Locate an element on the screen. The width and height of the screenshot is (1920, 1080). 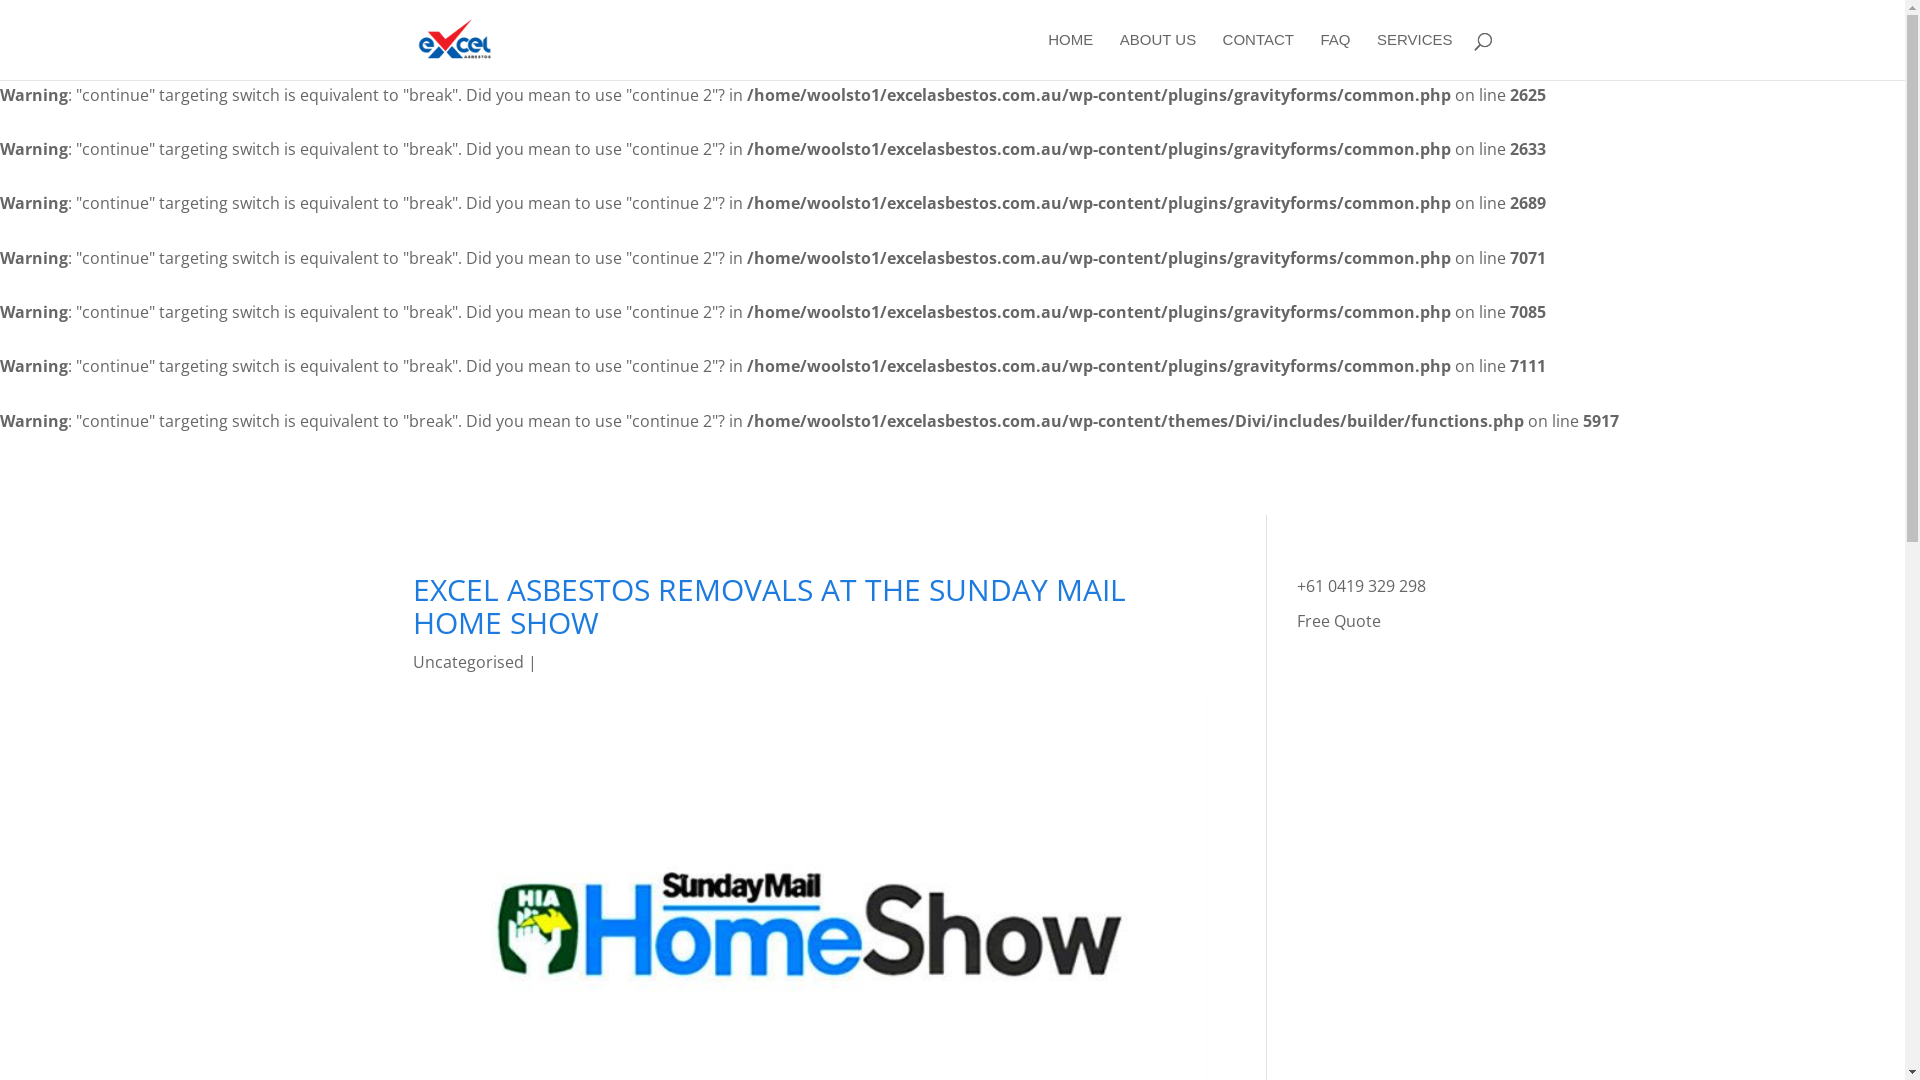
'FAQ' is located at coordinates (1334, 55).